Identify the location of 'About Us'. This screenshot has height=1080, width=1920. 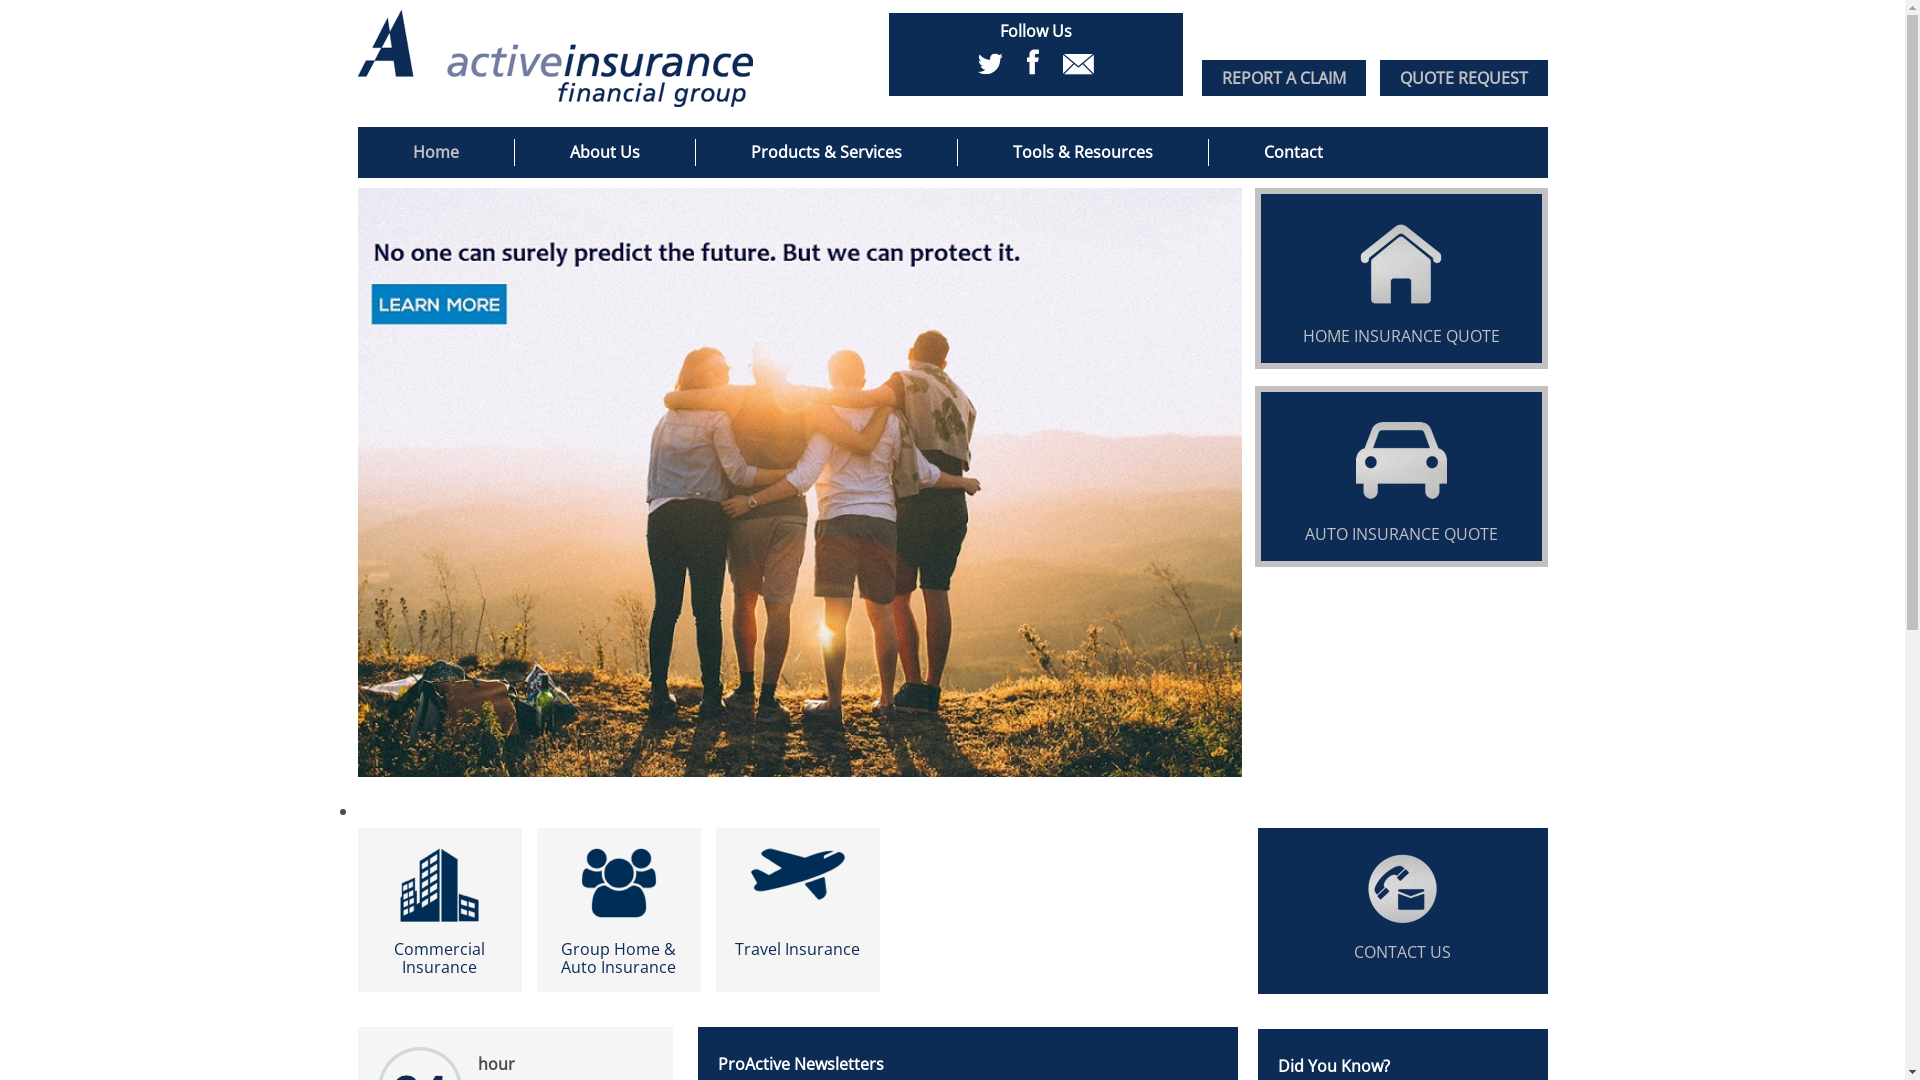
(603, 151).